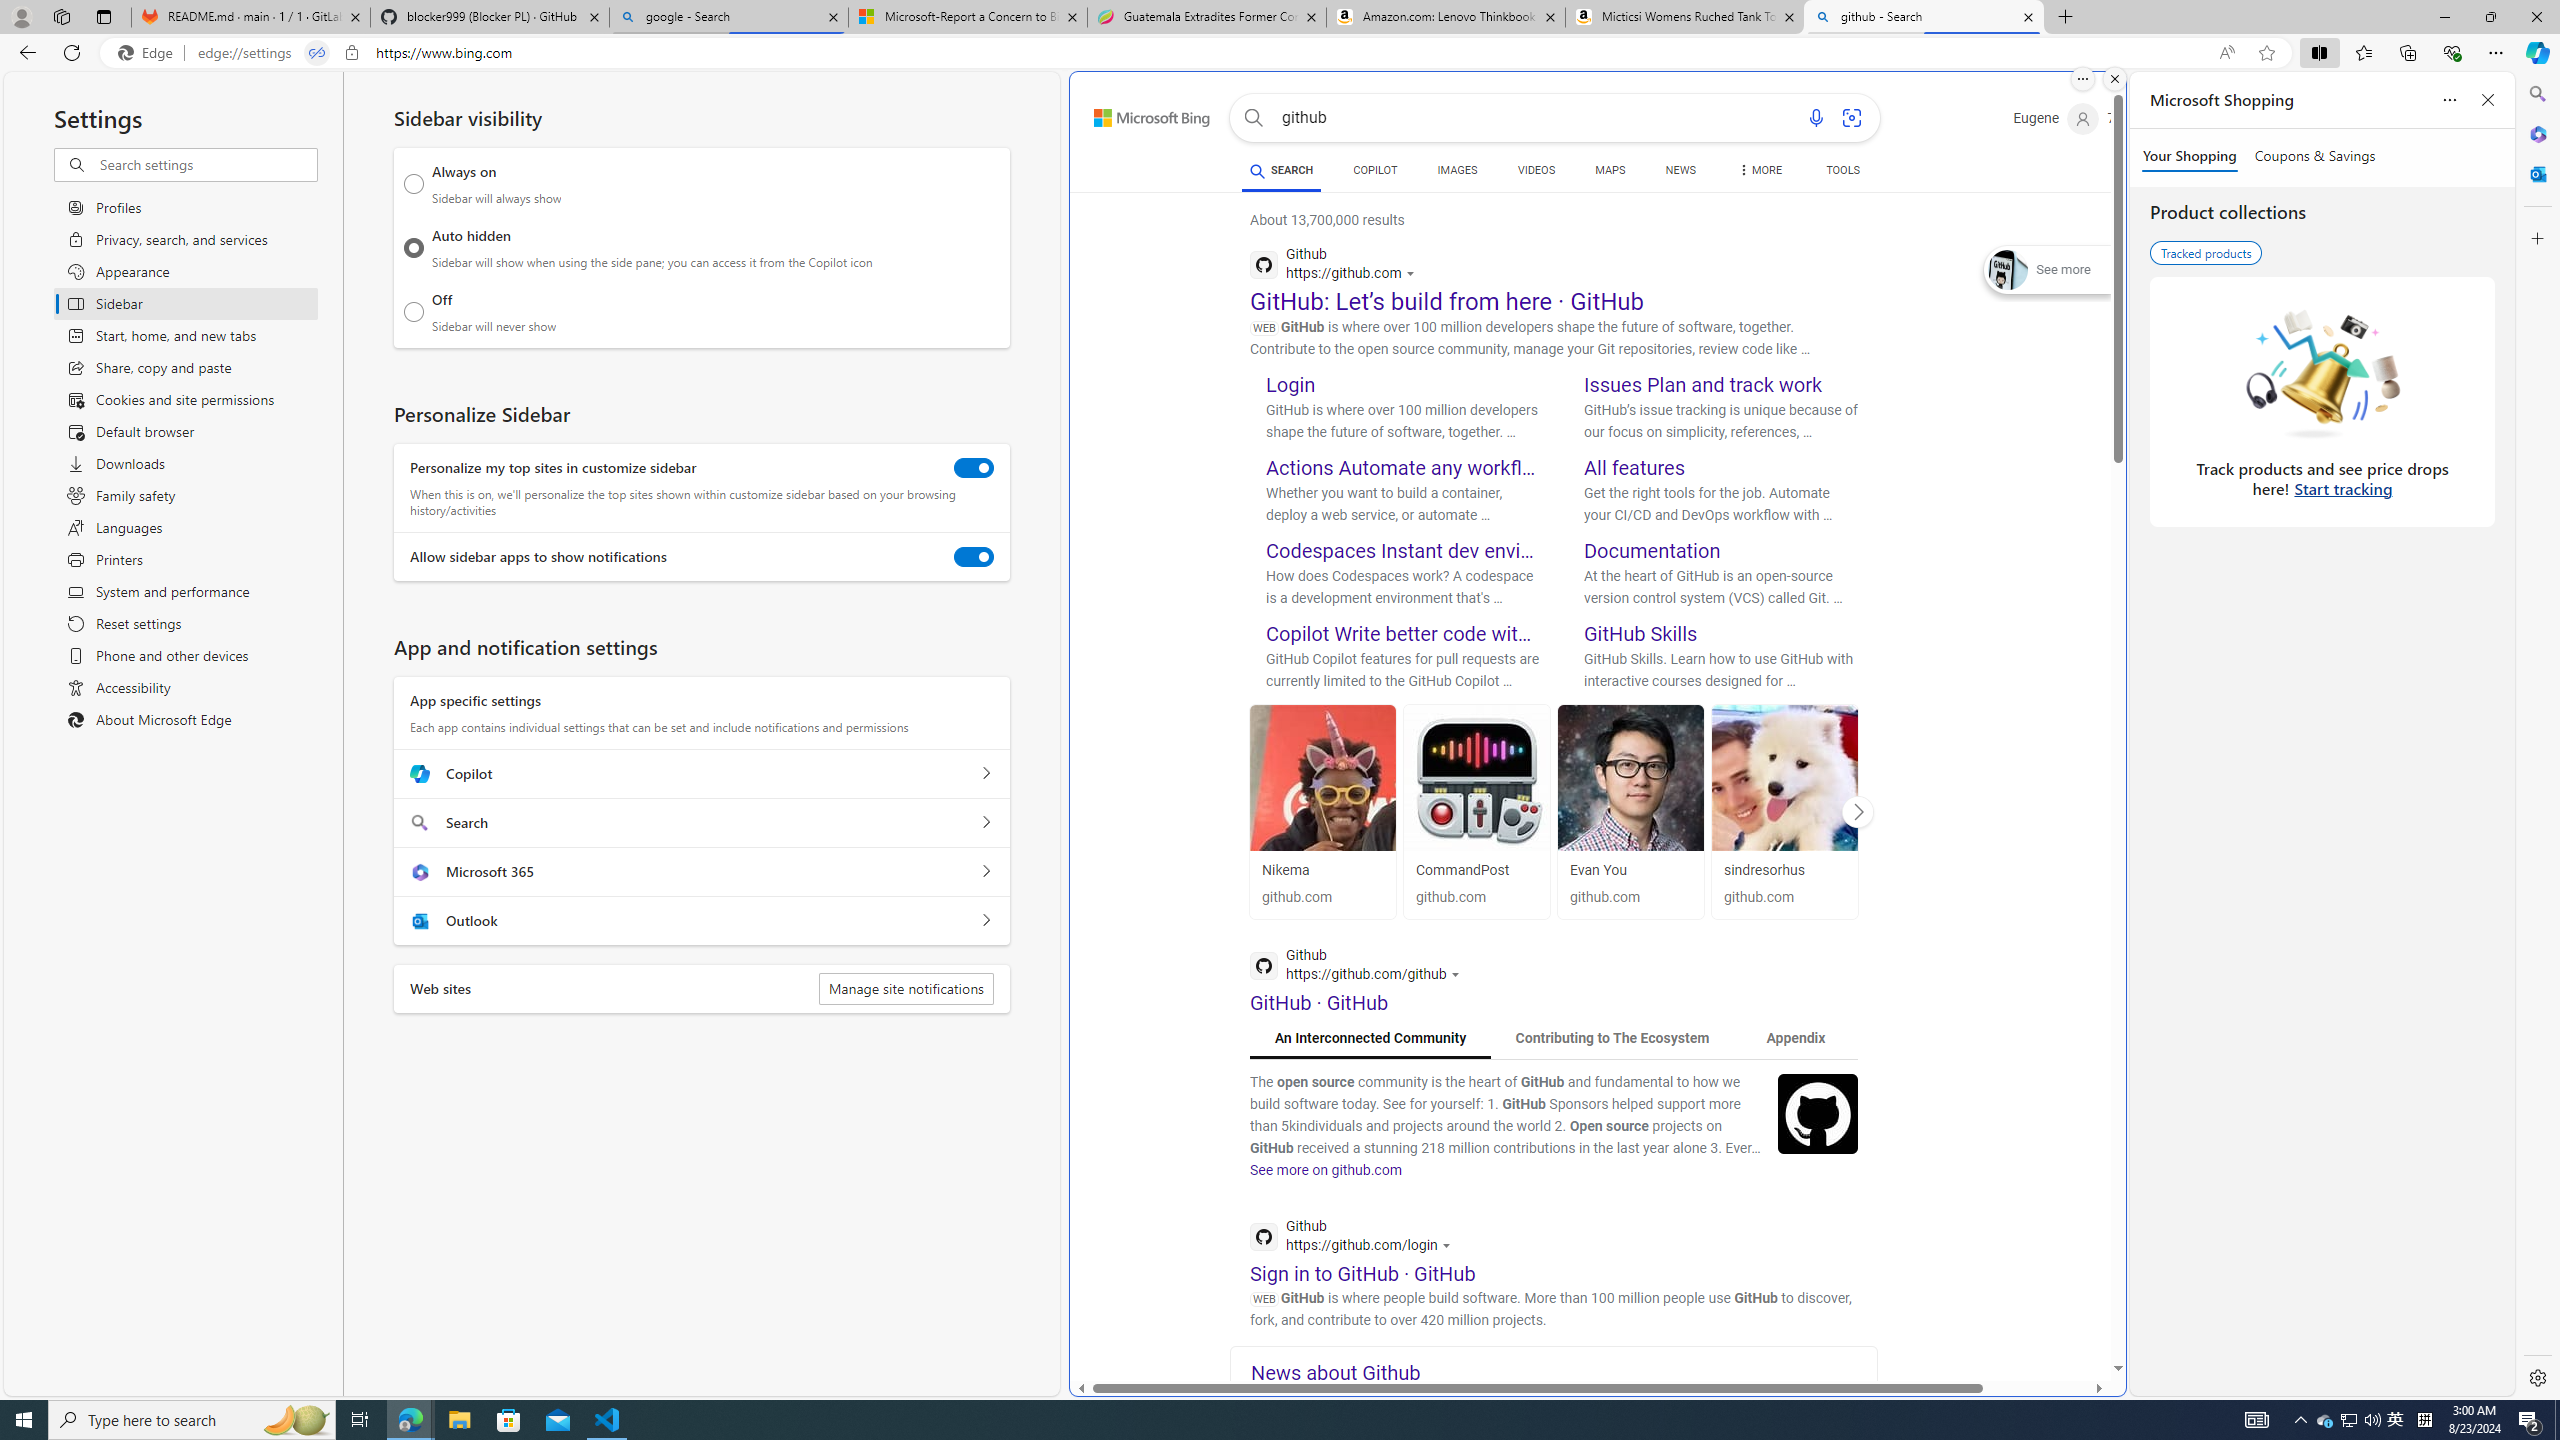 The image size is (2560, 1440). I want to click on 'Issues Plan and track work', so click(1703, 383).